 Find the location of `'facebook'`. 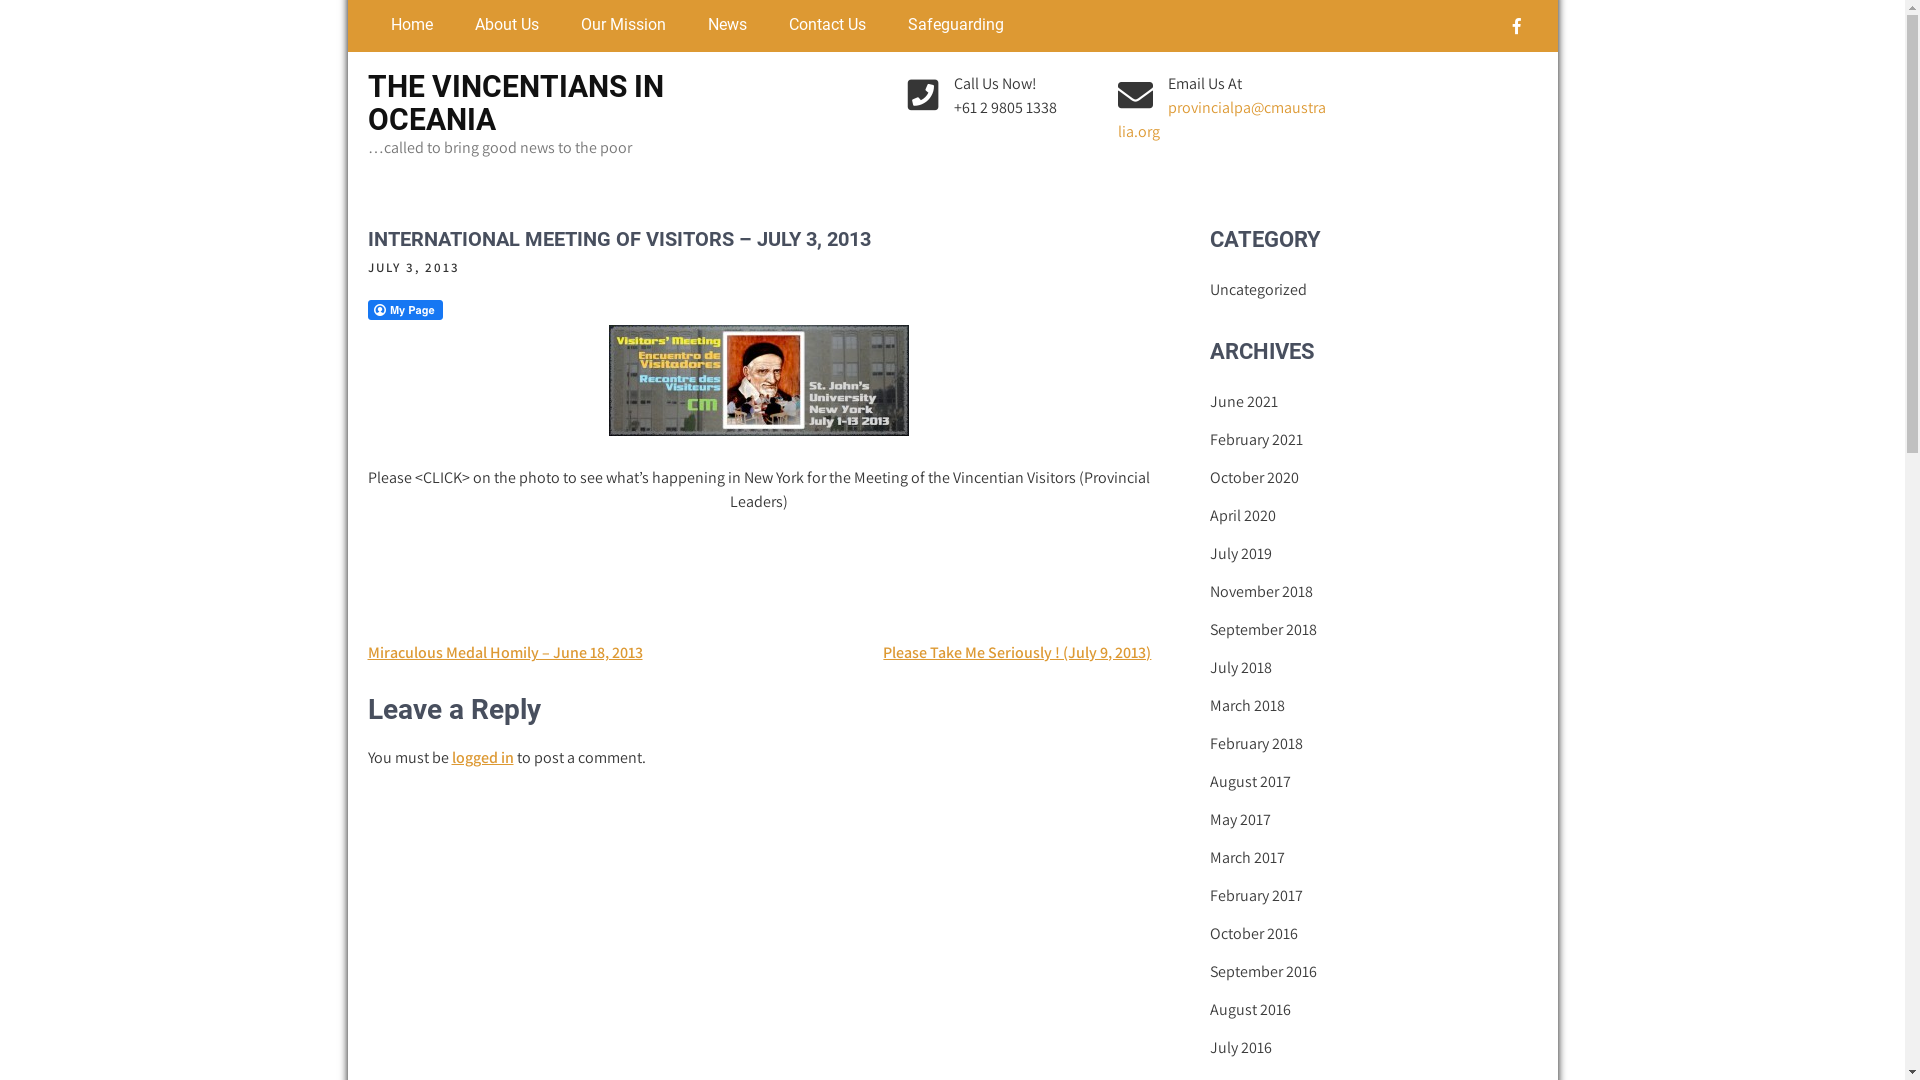

'facebook' is located at coordinates (1499, 26).